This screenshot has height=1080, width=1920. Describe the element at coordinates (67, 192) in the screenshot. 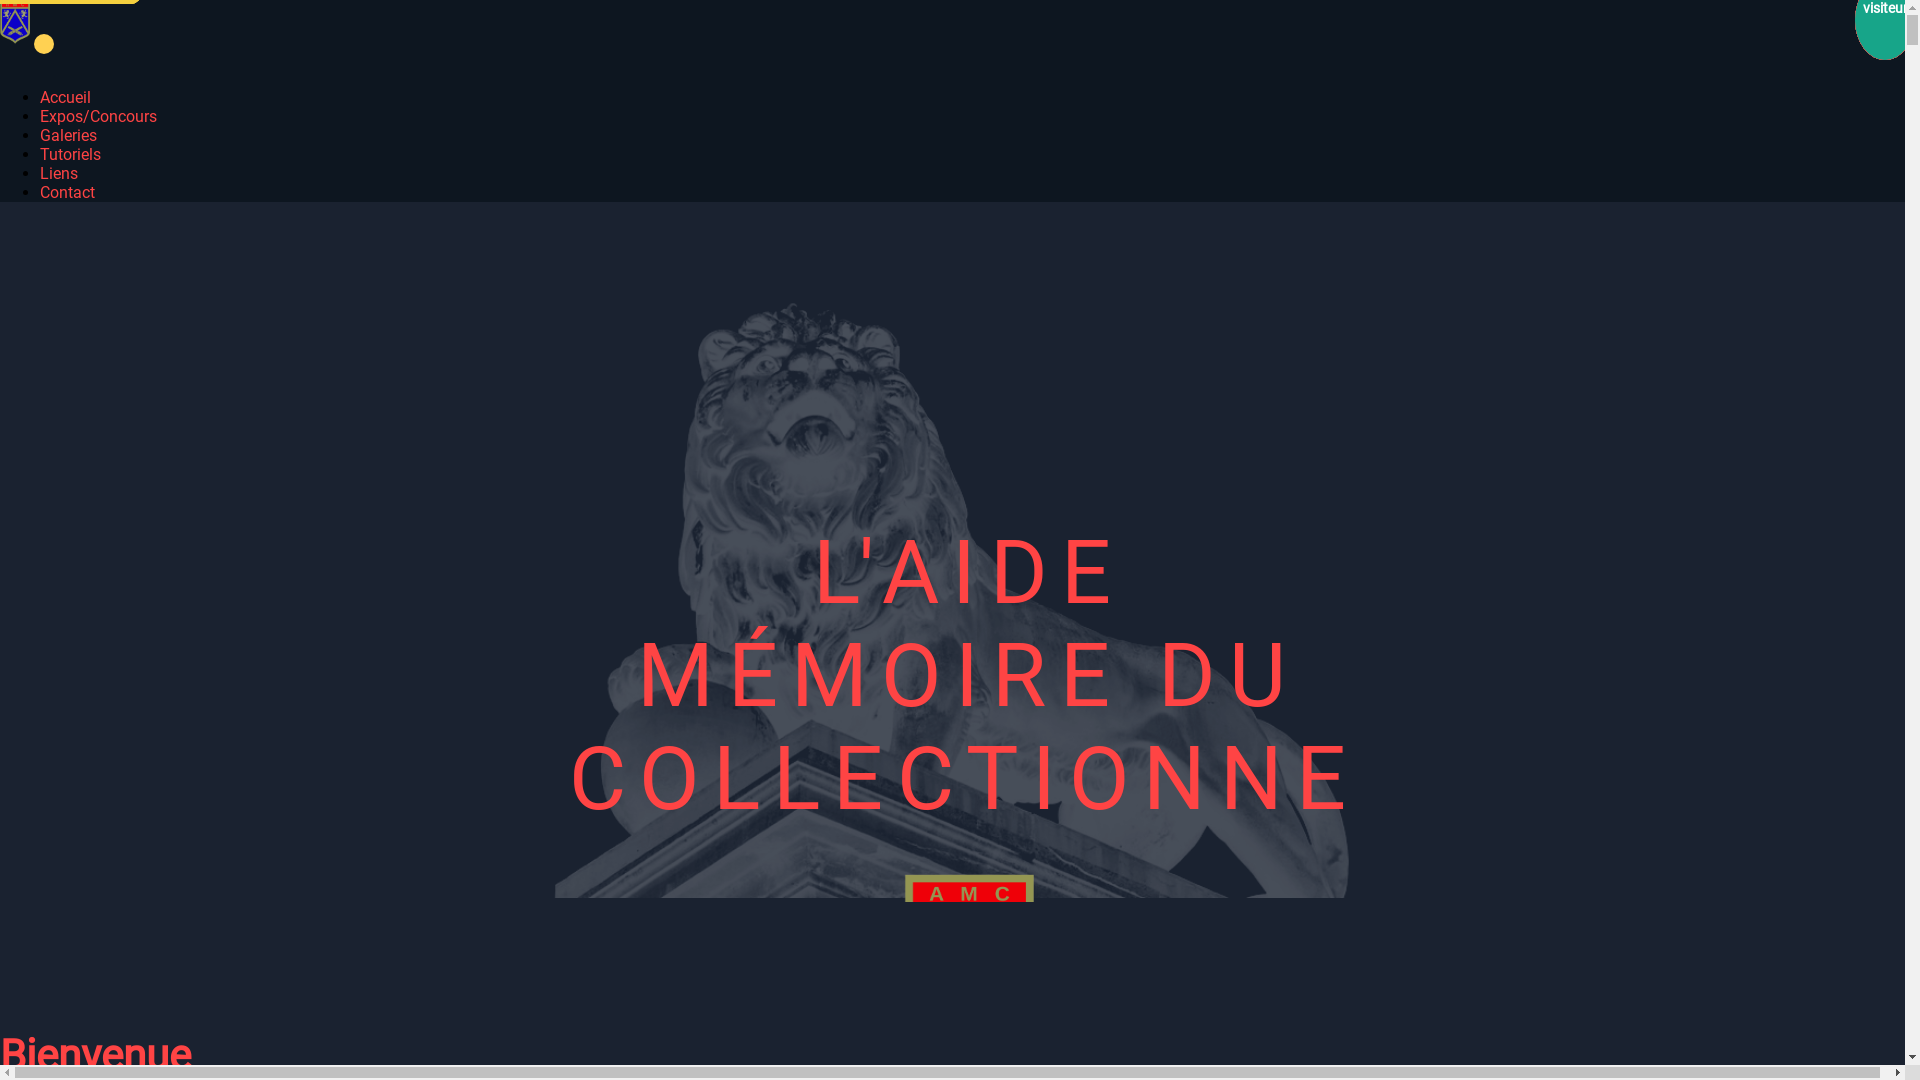

I see `'Contact'` at that location.